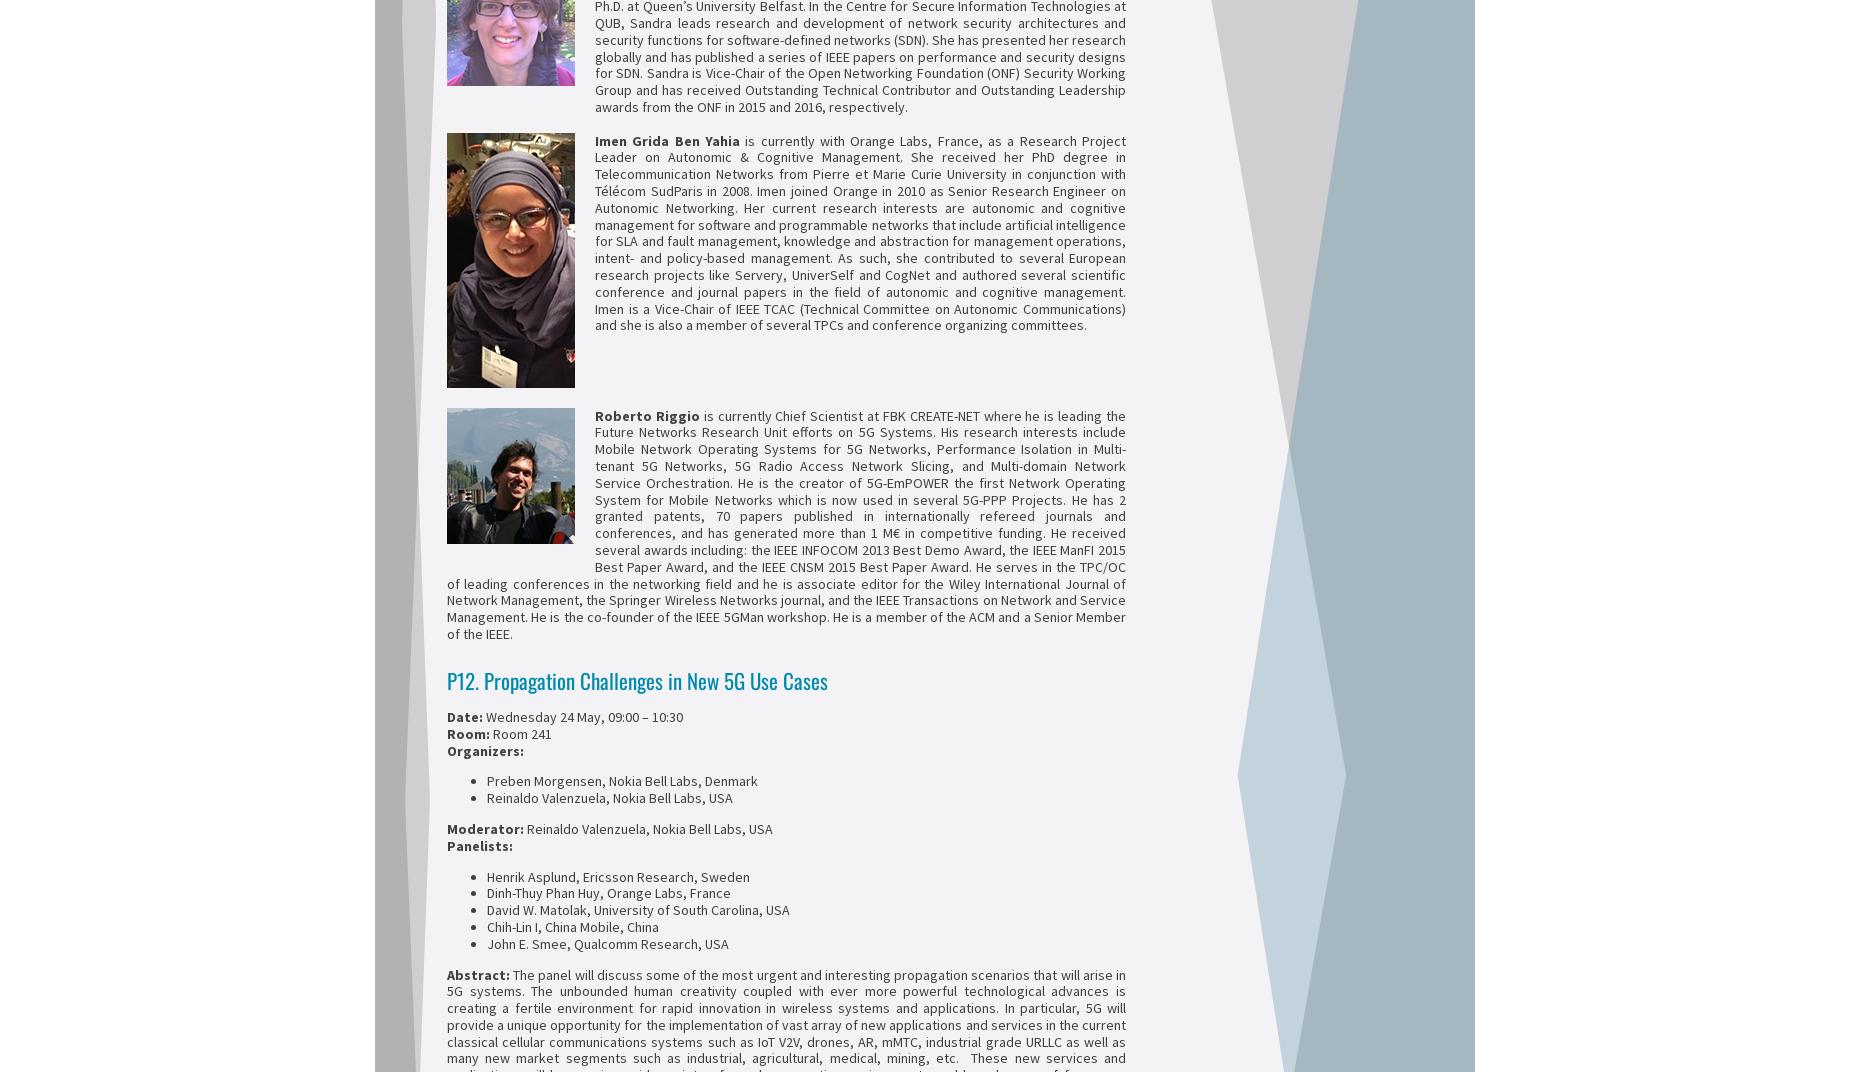 This screenshot has height=1072, width=1850. What do you see at coordinates (445, 679) in the screenshot?
I see `'P12. Propagation Challenges in New 5G Use Cases'` at bounding box center [445, 679].